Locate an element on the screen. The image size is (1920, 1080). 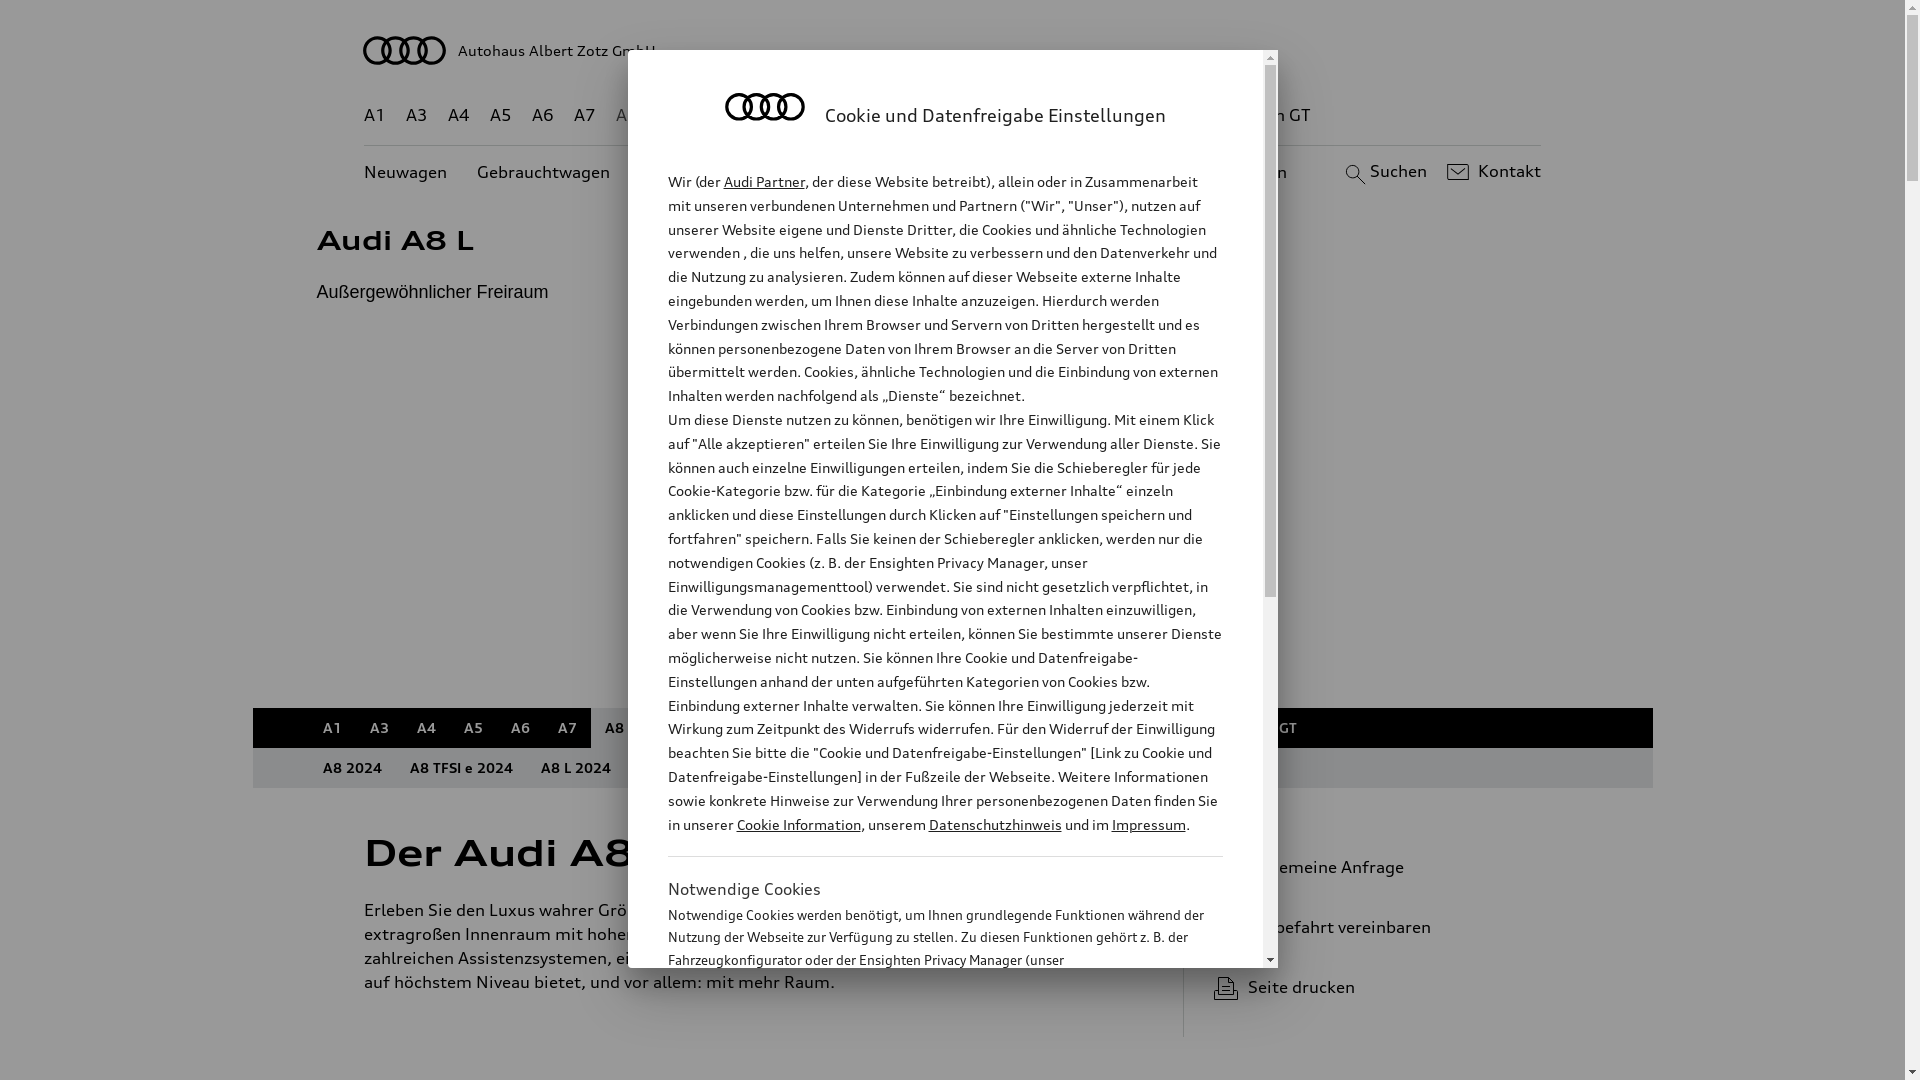
'TT' is located at coordinates (1074, 115).